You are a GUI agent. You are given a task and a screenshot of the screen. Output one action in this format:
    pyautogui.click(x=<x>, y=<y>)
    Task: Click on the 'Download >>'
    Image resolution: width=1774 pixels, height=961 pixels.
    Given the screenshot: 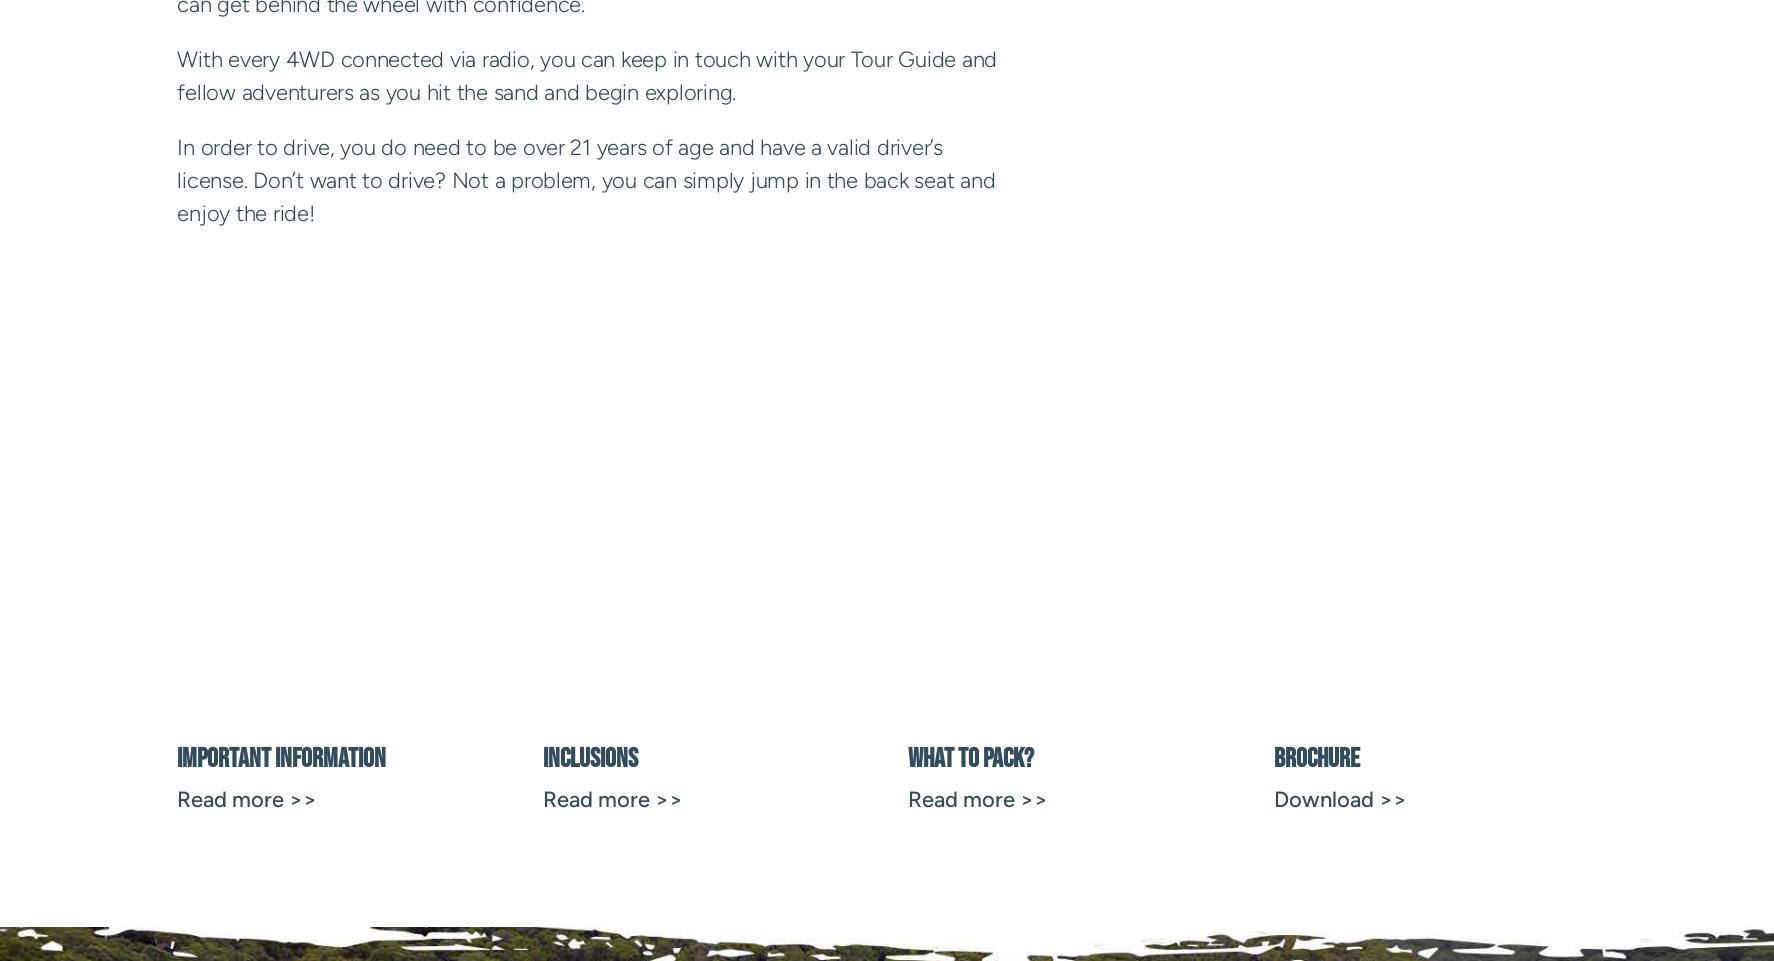 What is the action you would take?
    pyautogui.click(x=1339, y=798)
    